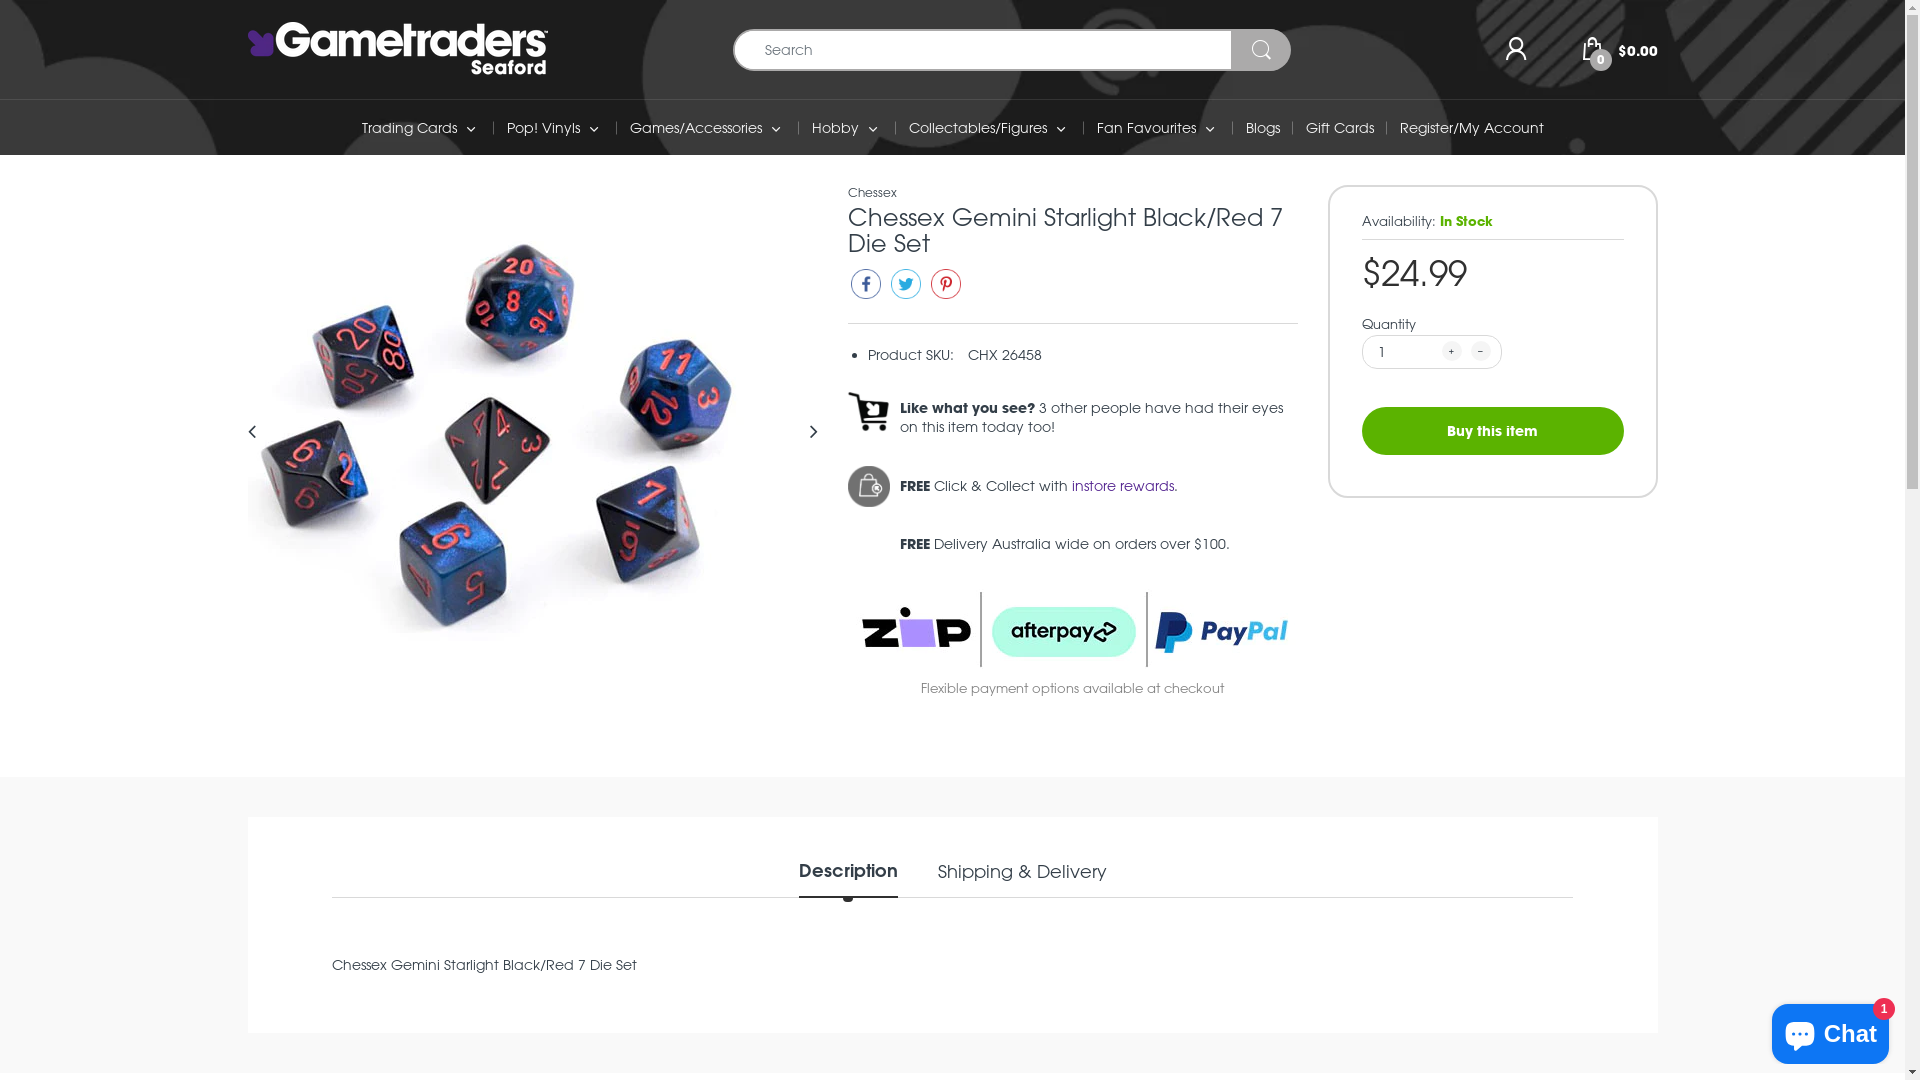 The height and width of the screenshot is (1080, 1920). What do you see at coordinates (1620, 46) in the screenshot?
I see `'0` at bounding box center [1620, 46].